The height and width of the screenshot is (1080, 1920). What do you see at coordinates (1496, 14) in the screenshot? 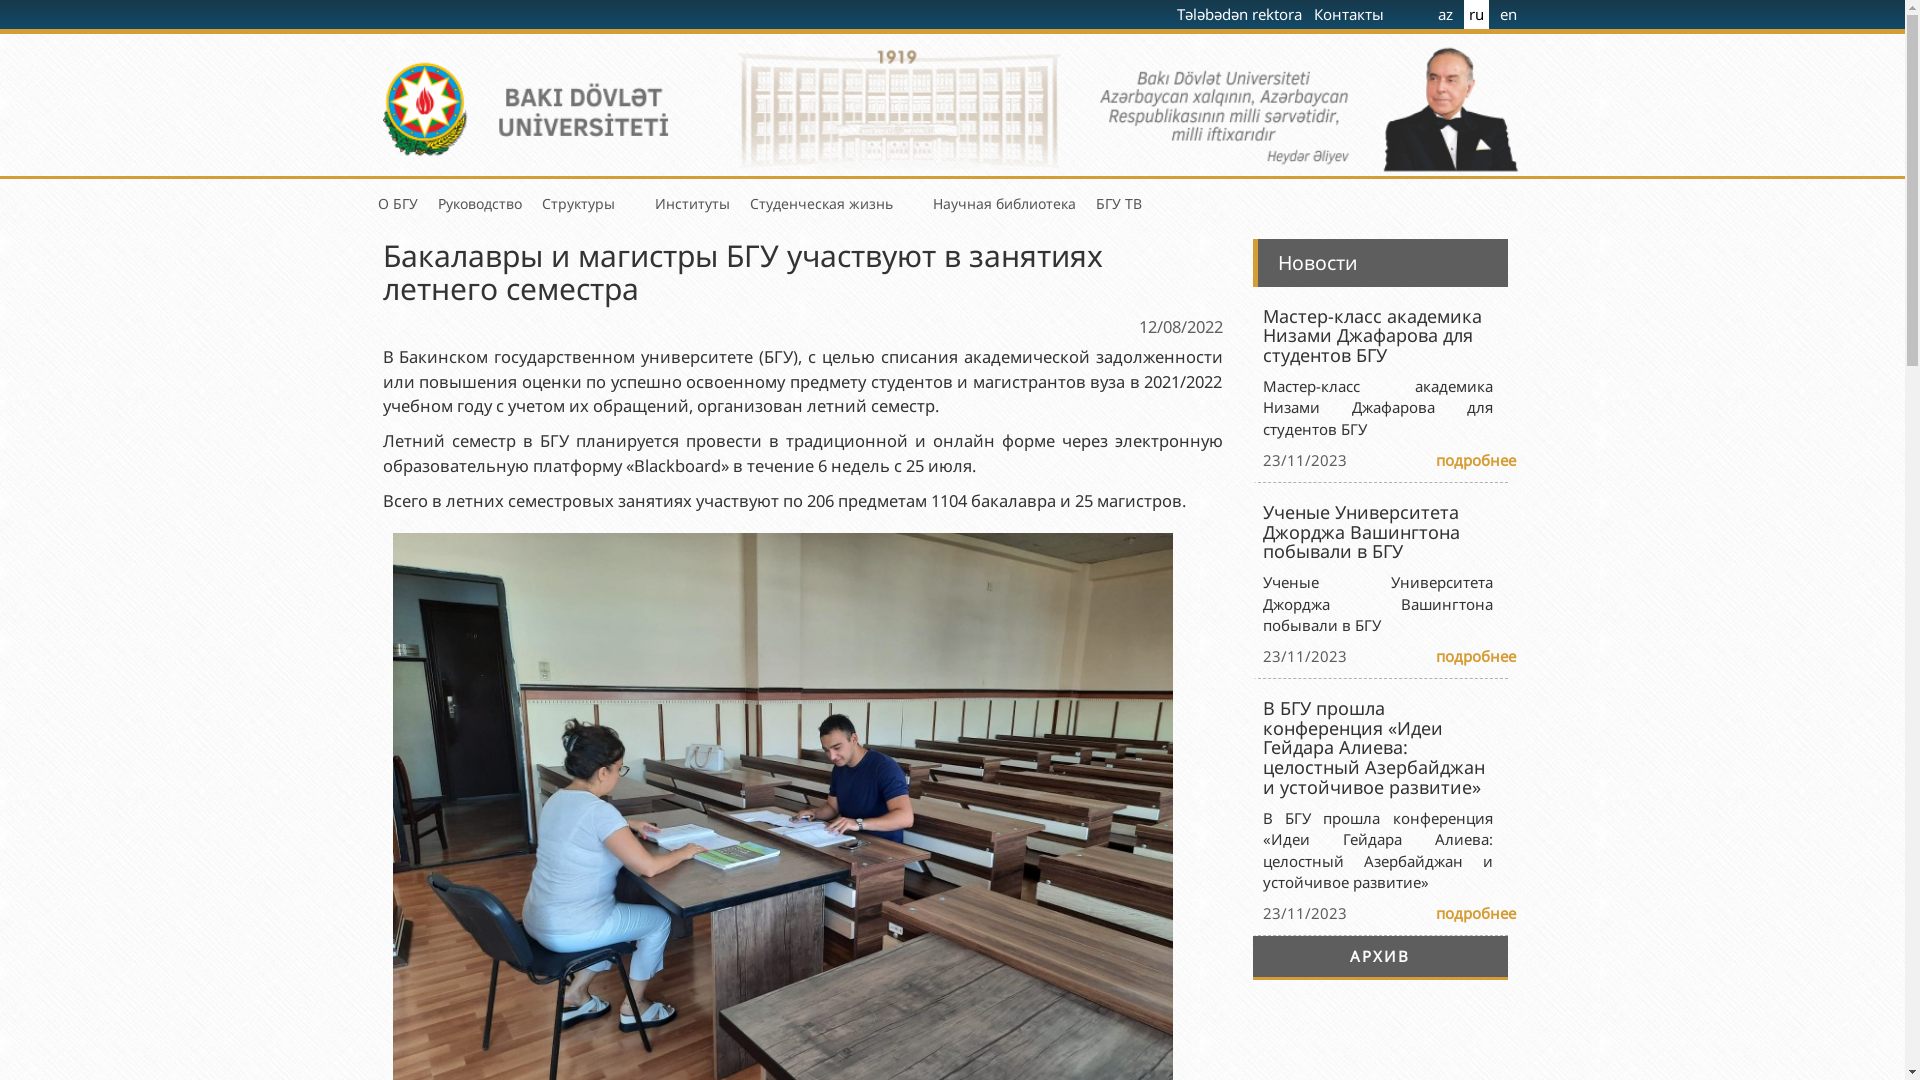
I see `'en'` at bounding box center [1496, 14].